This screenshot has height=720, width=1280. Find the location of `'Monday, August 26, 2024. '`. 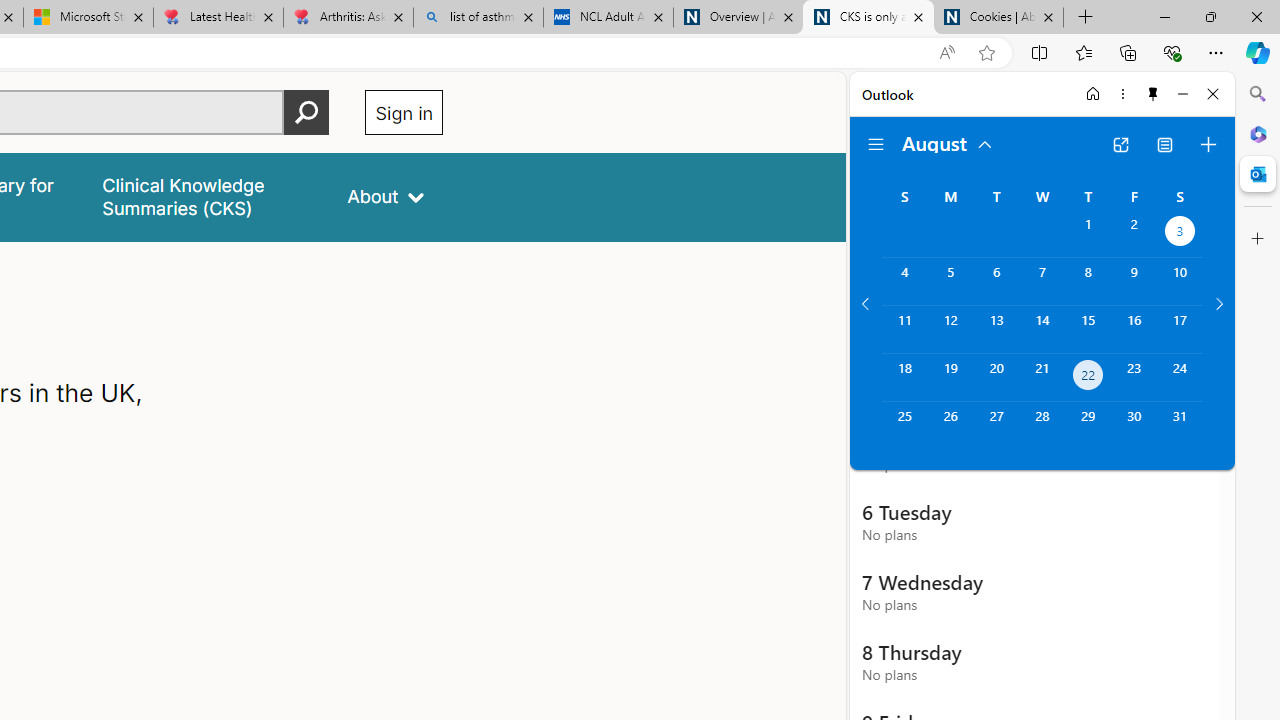

'Monday, August 26, 2024. ' is located at coordinates (949, 424).